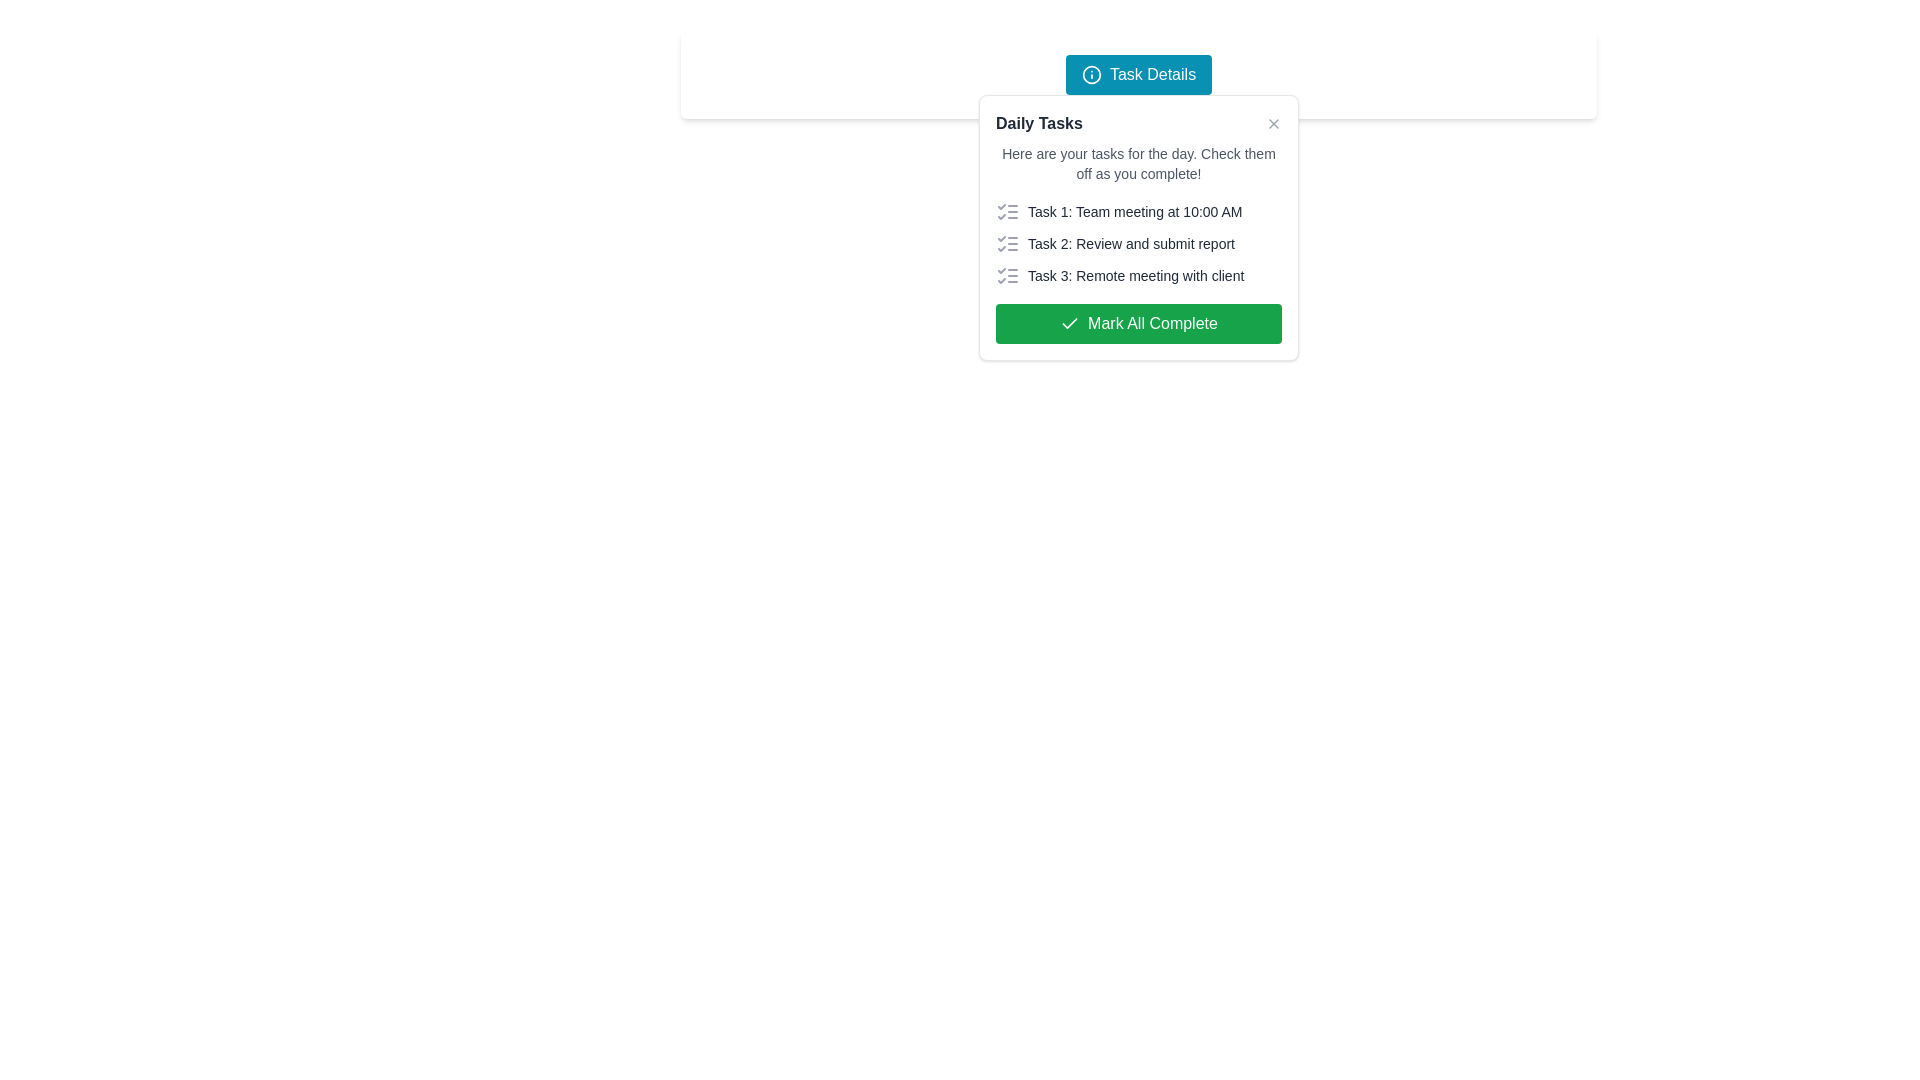  I want to click on the checkmark icon within the SVG element that signifies a completed action or confirmation, located in the task list interface, so click(1069, 322).